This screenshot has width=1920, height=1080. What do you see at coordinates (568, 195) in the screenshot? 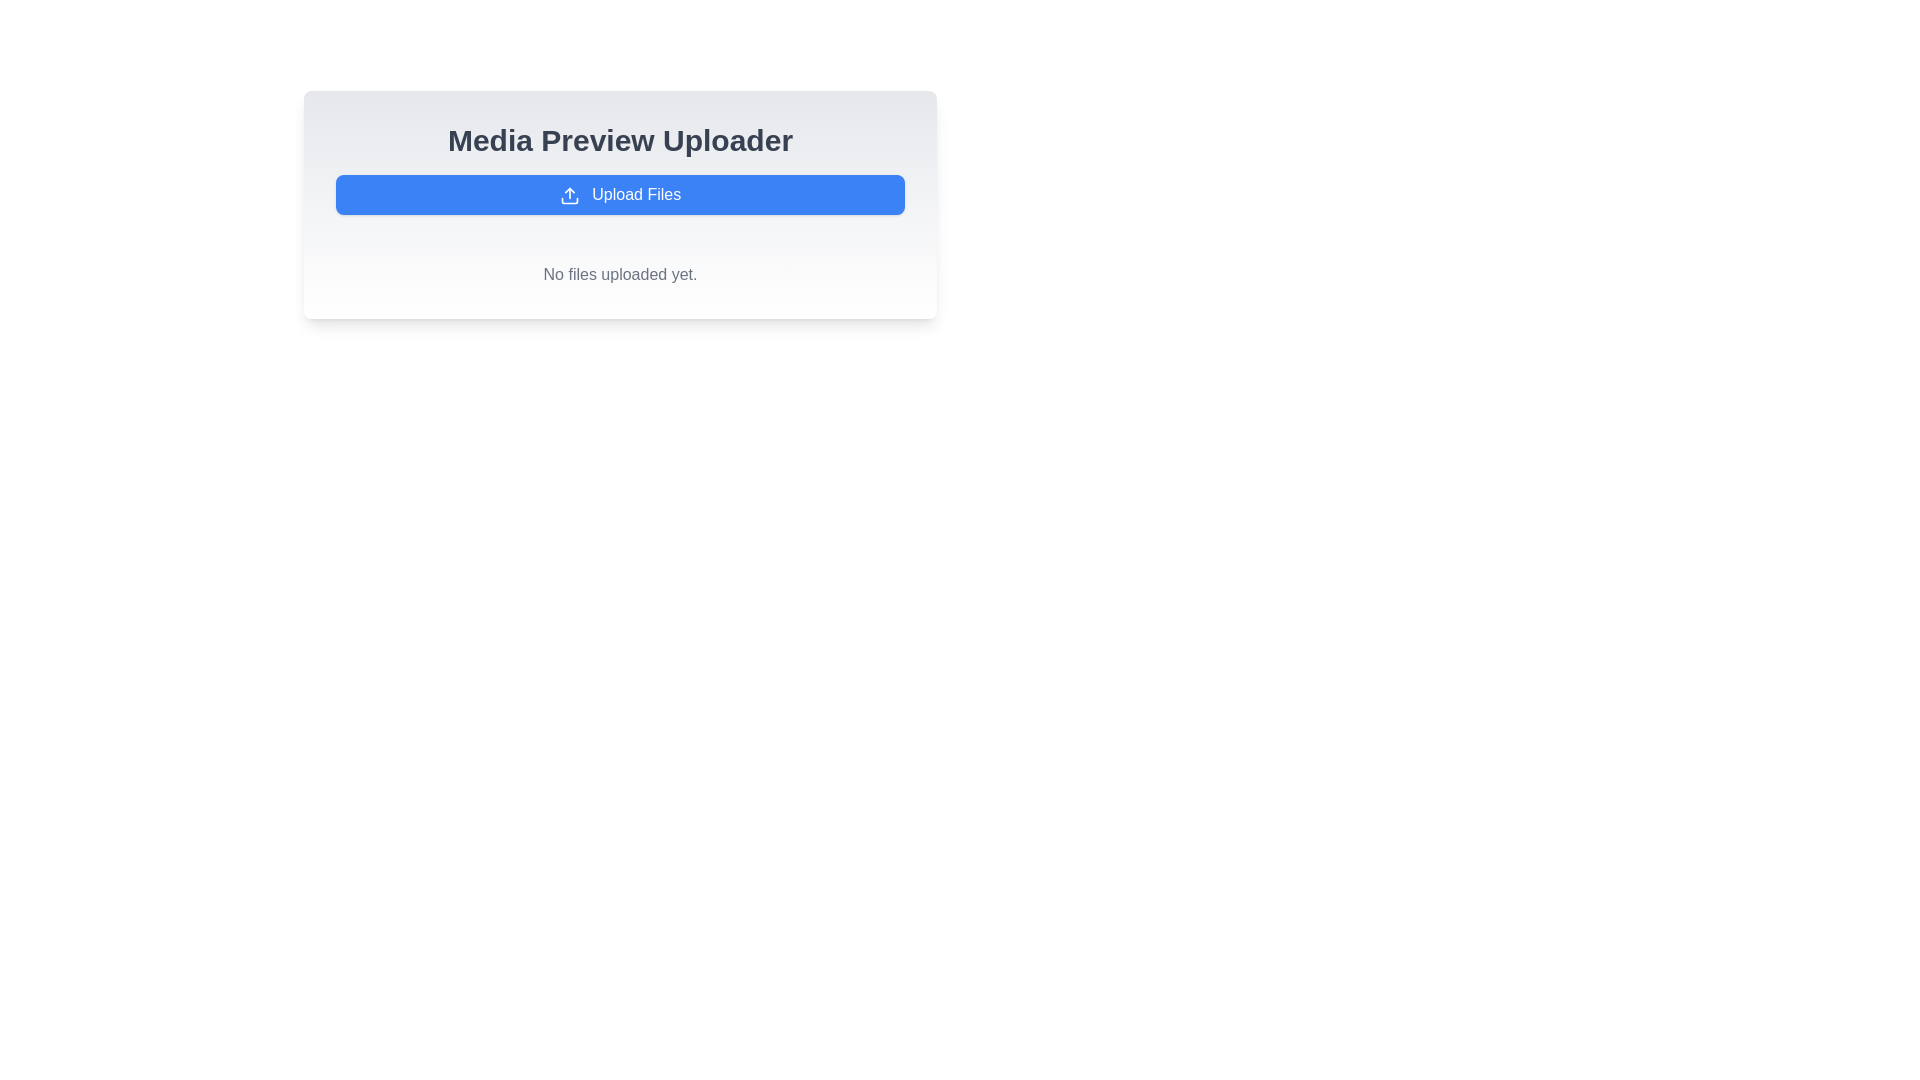
I see `the upload icon, which is represented by an upward-pointing arrow with a blue background and white foreground, located to the left of the 'Upload Files' button` at bounding box center [568, 195].